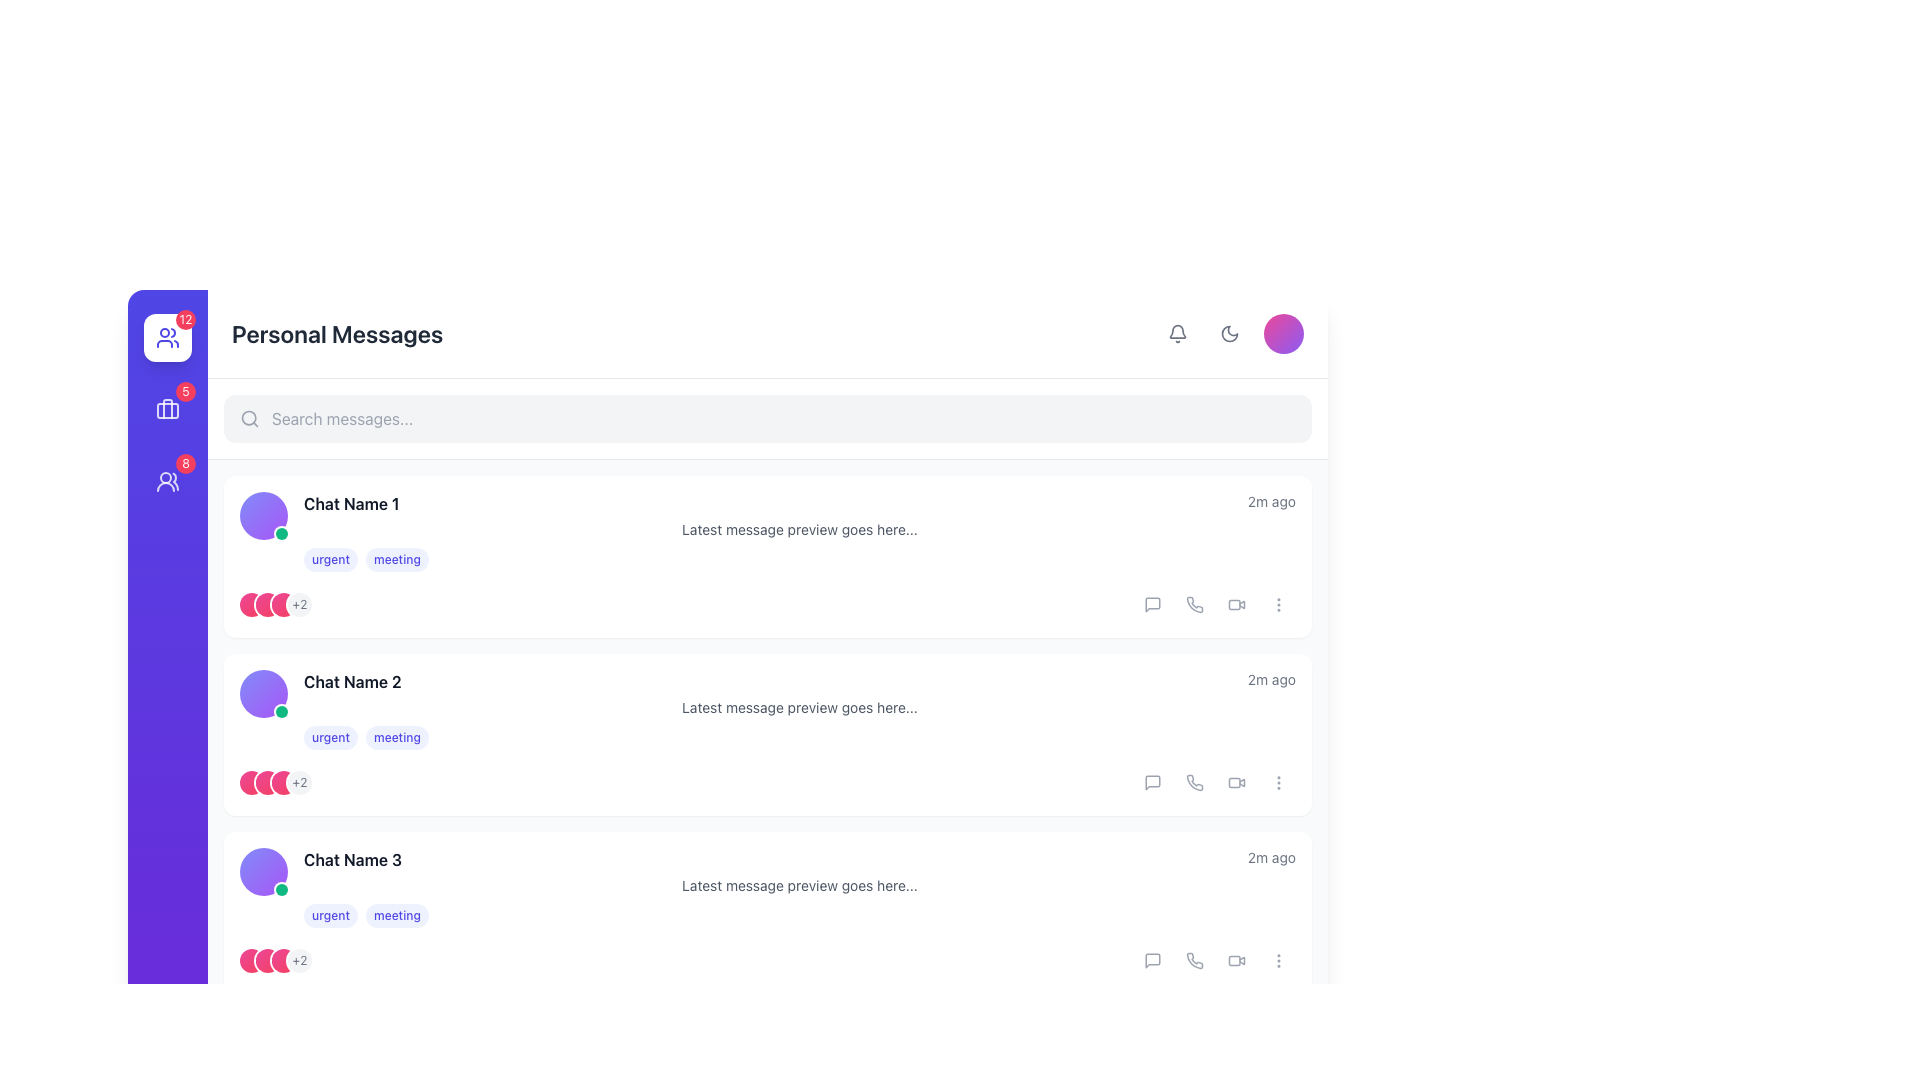 Image resolution: width=1920 pixels, height=1080 pixels. Describe the element at coordinates (337, 333) in the screenshot. I see `the 'Personal Messages' text element, which is a centered text block styled in a large, bold font in dark gray color, located in the top-left section of the interface within the header bar` at that location.